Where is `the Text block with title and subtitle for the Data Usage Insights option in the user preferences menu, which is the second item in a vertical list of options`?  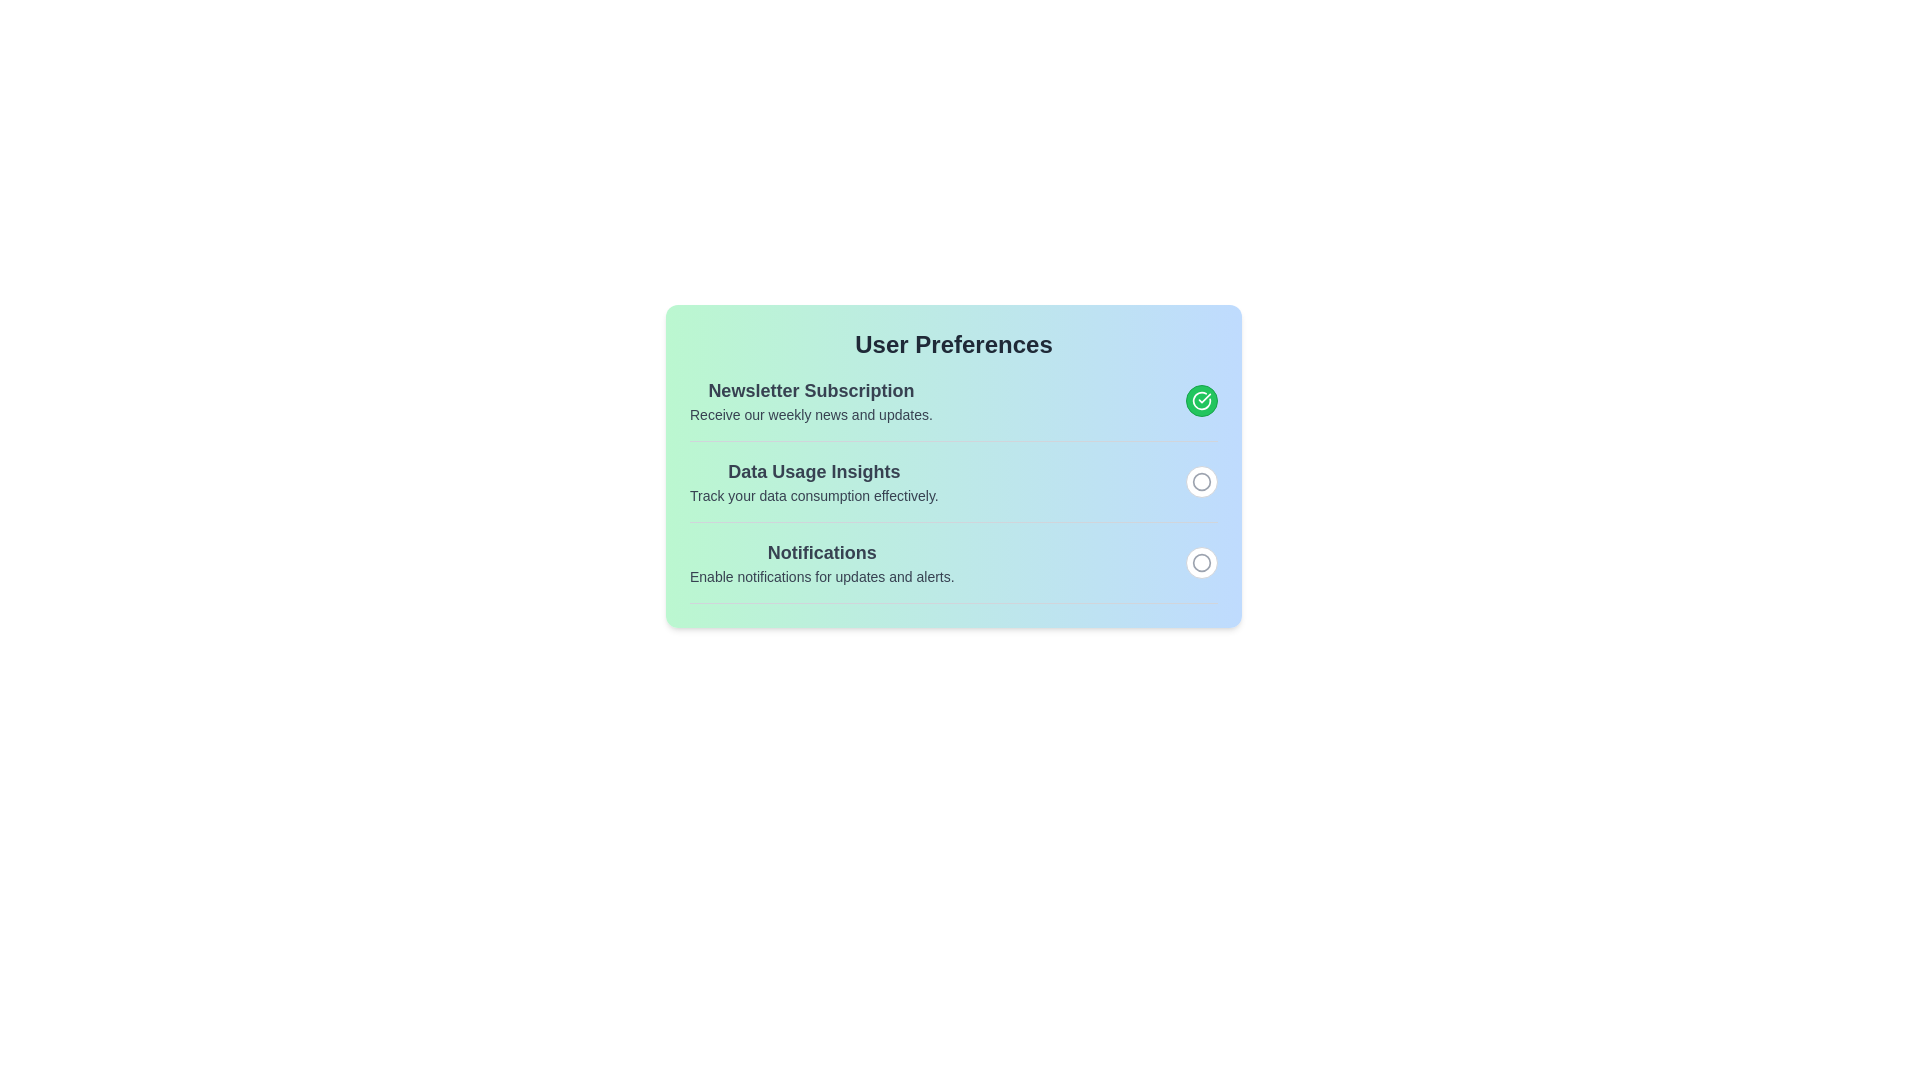
the Text block with title and subtitle for the Data Usage Insights option in the user preferences menu, which is the second item in a vertical list of options is located at coordinates (814, 482).